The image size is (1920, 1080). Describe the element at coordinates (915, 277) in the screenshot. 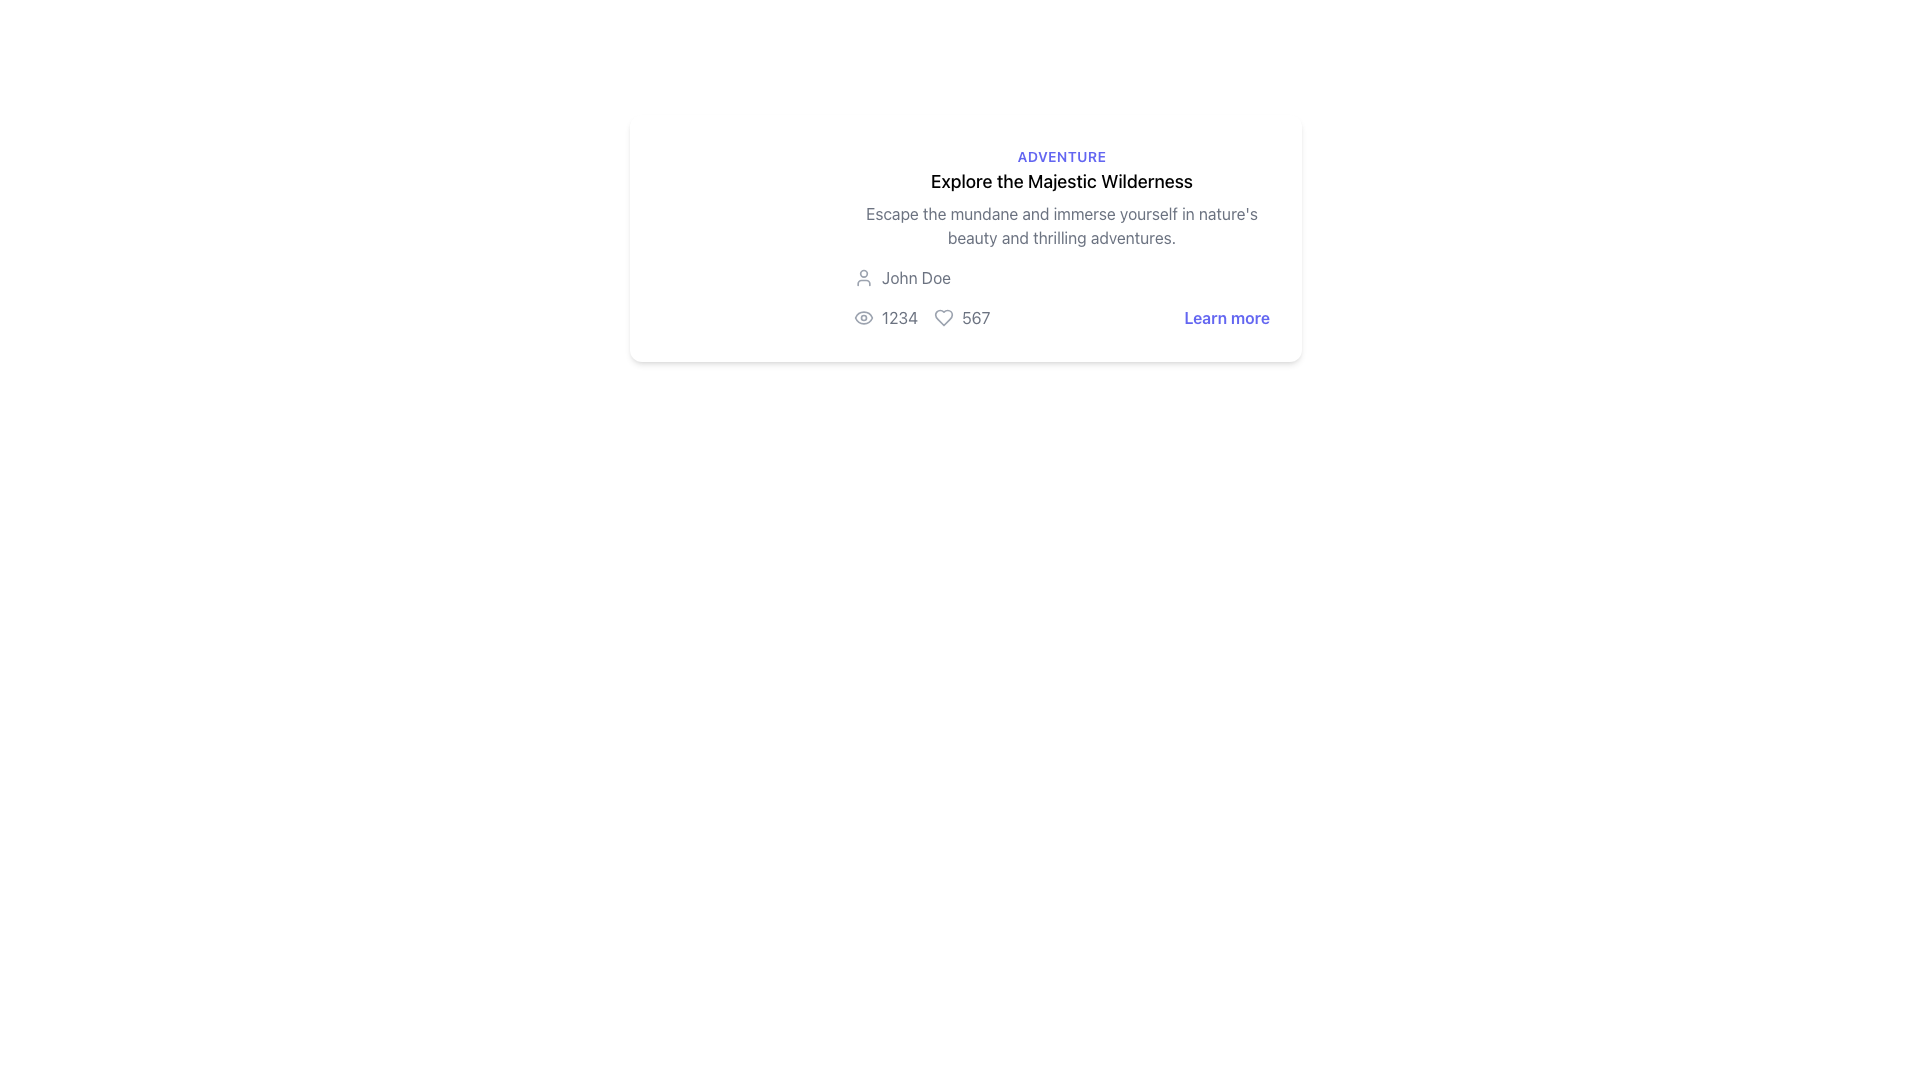

I see `the Static Text Label displaying 'John Doe', which is aligned to the right of a circular user icon in a light gray font` at that location.